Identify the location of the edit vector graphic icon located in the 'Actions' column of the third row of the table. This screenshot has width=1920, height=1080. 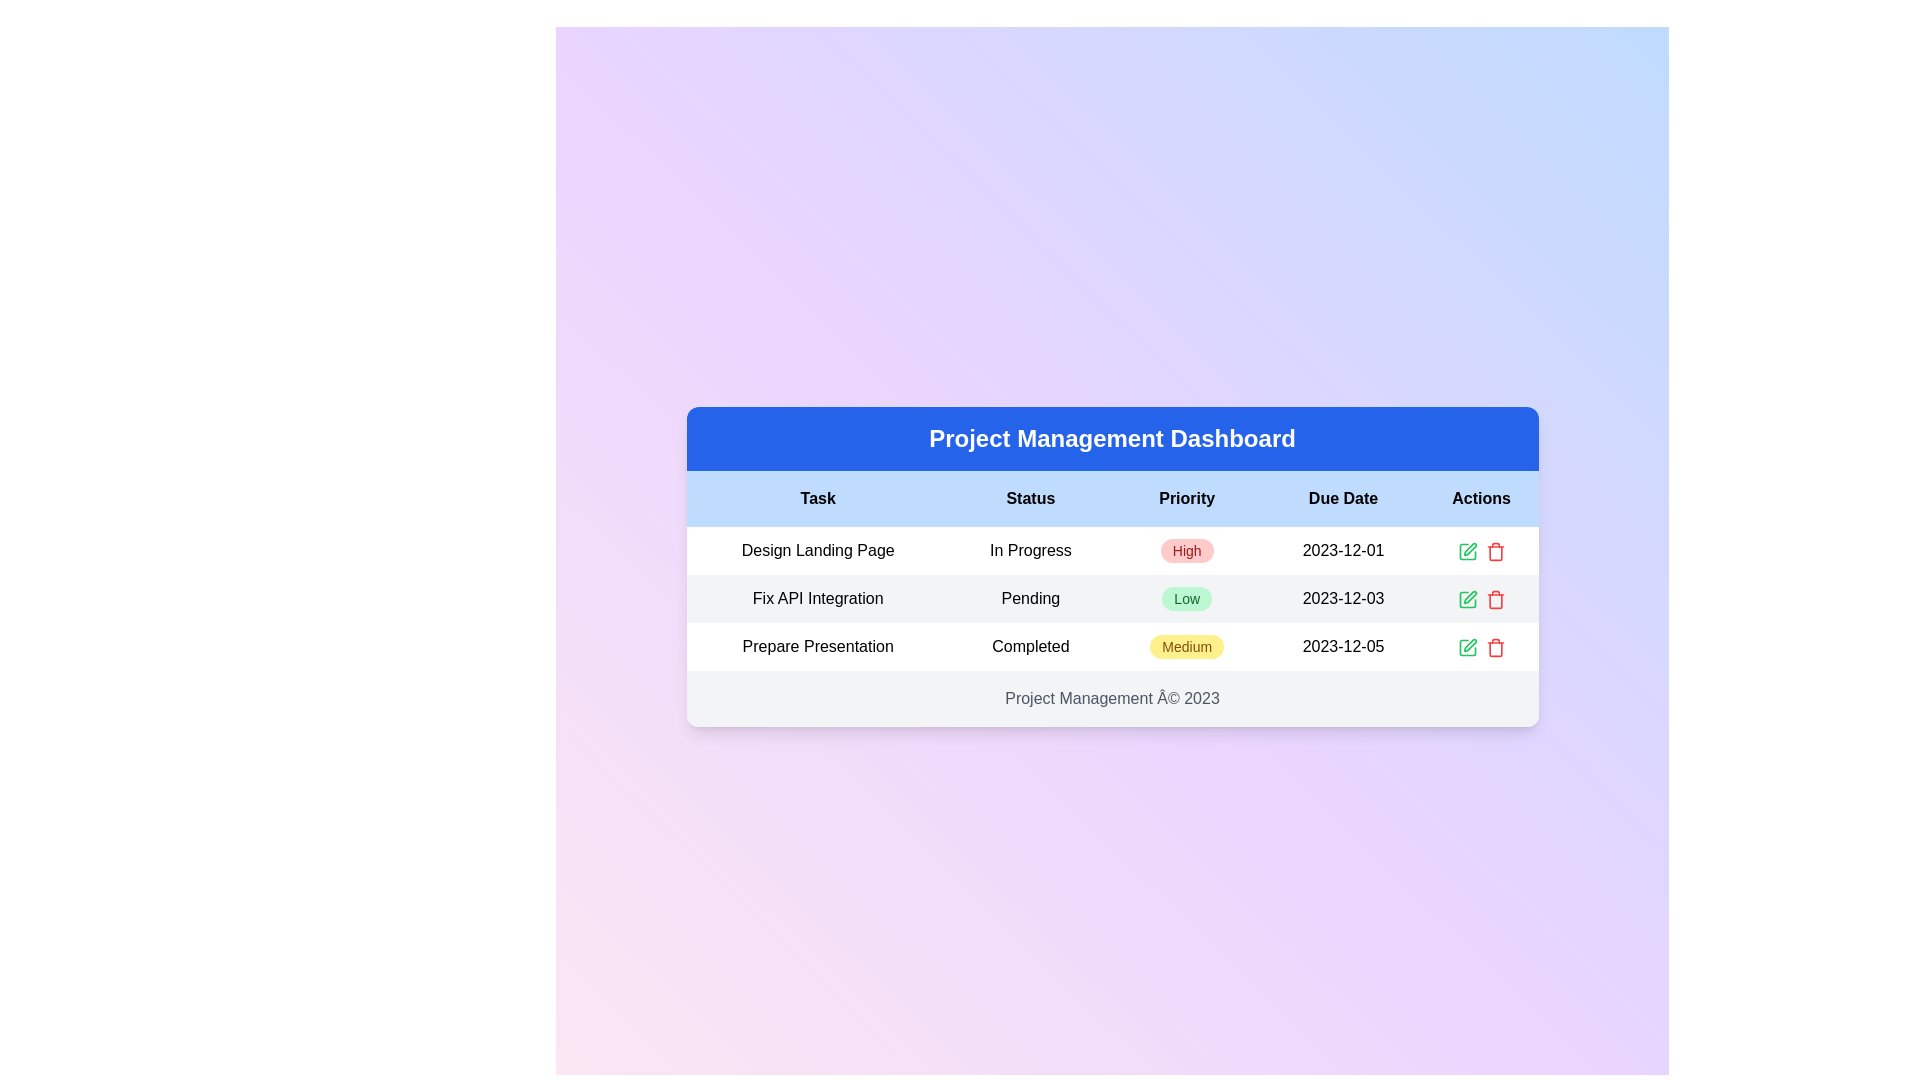
(1467, 598).